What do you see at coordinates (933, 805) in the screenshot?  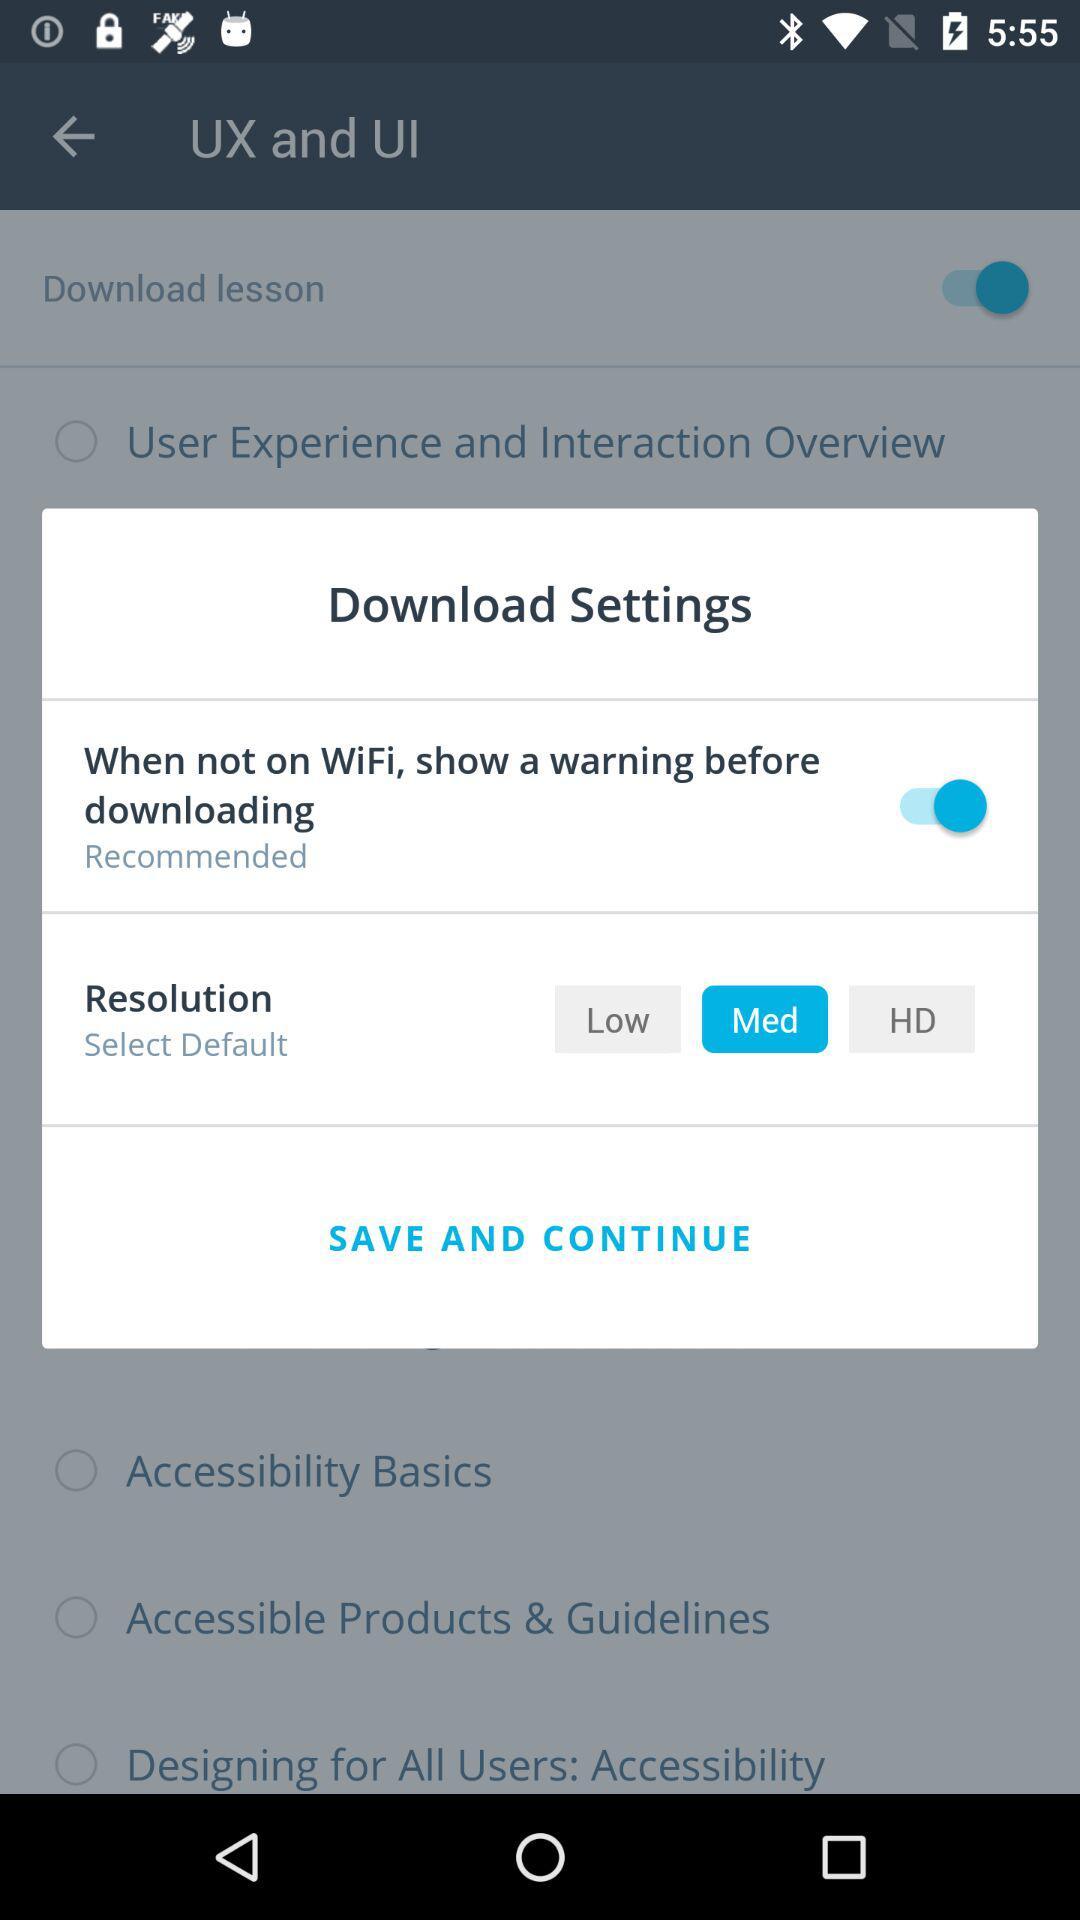 I see `deselect setting` at bounding box center [933, 805].